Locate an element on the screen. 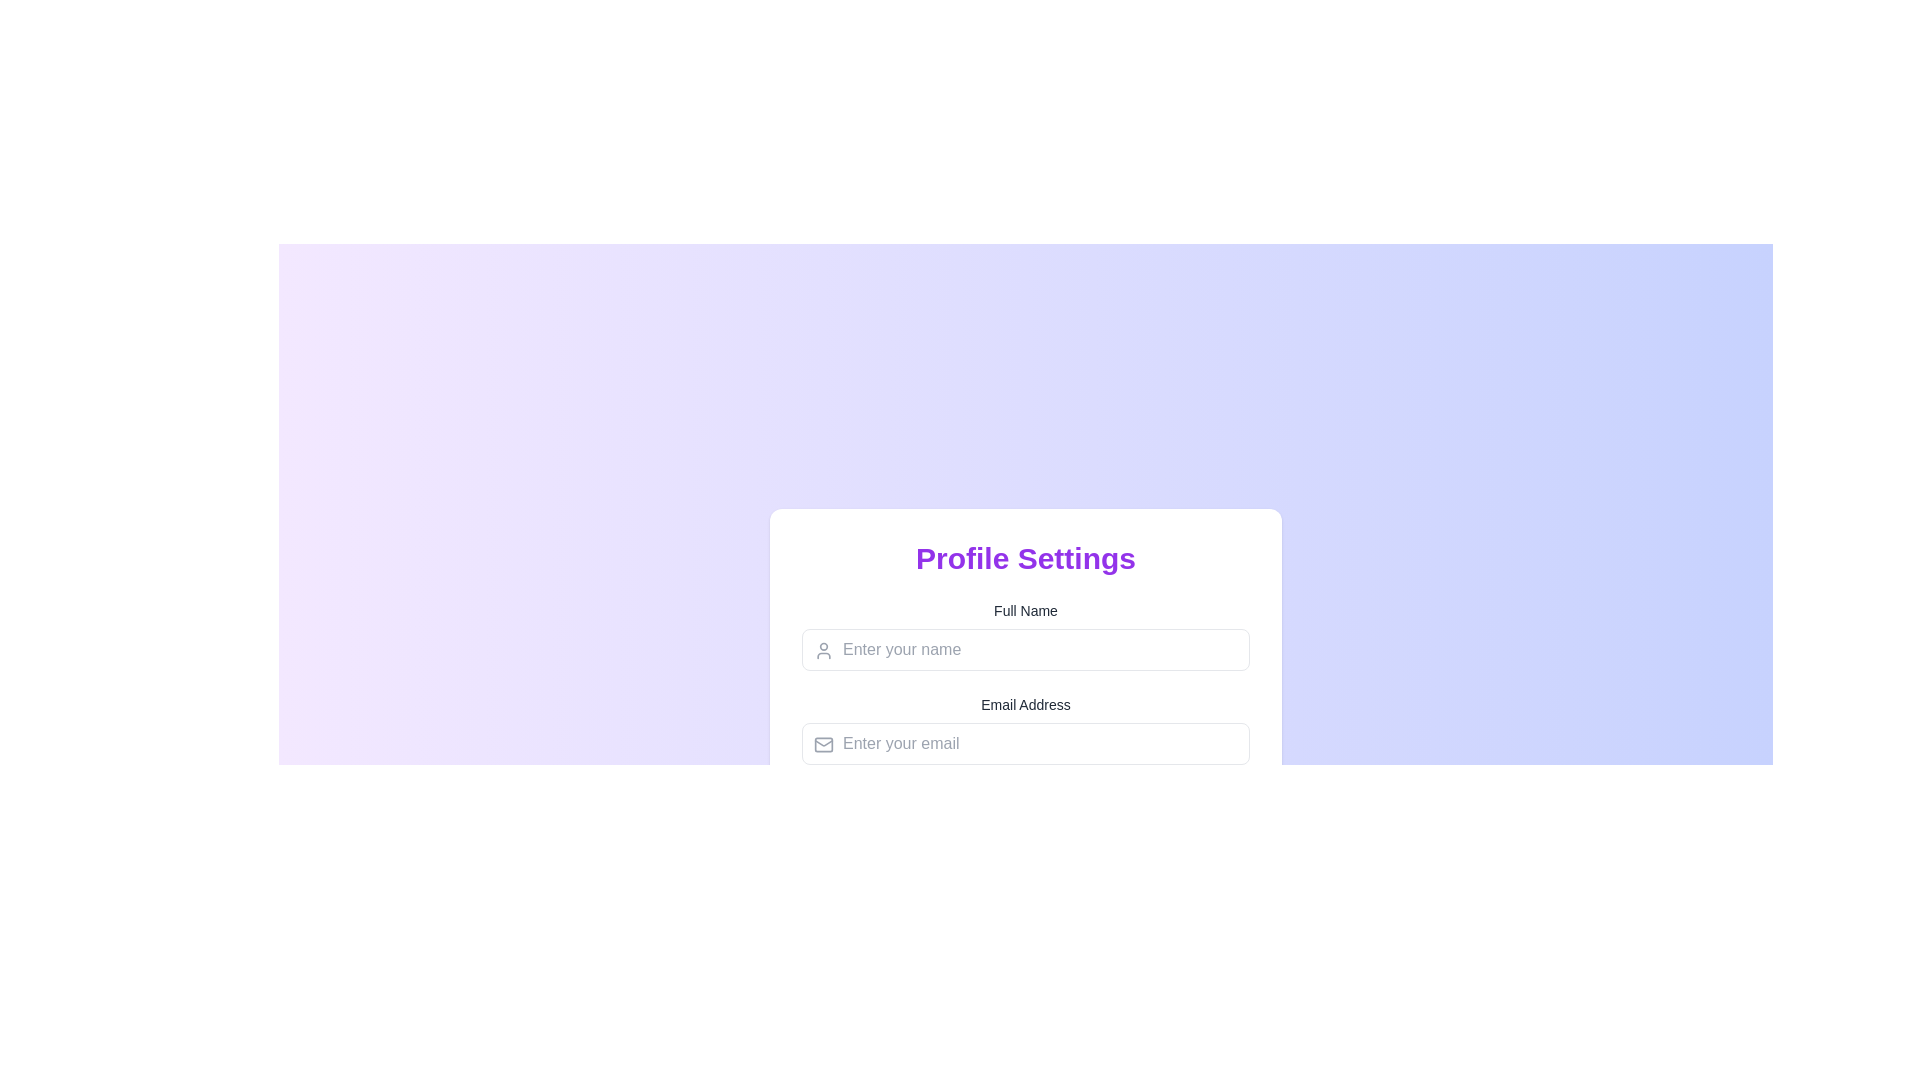 The height and width of the screenshot is (1080, 1920). the small, mail-shaped icon with a gray hue located to the left of the email address input field in the form is located at coordinates (824, 744).